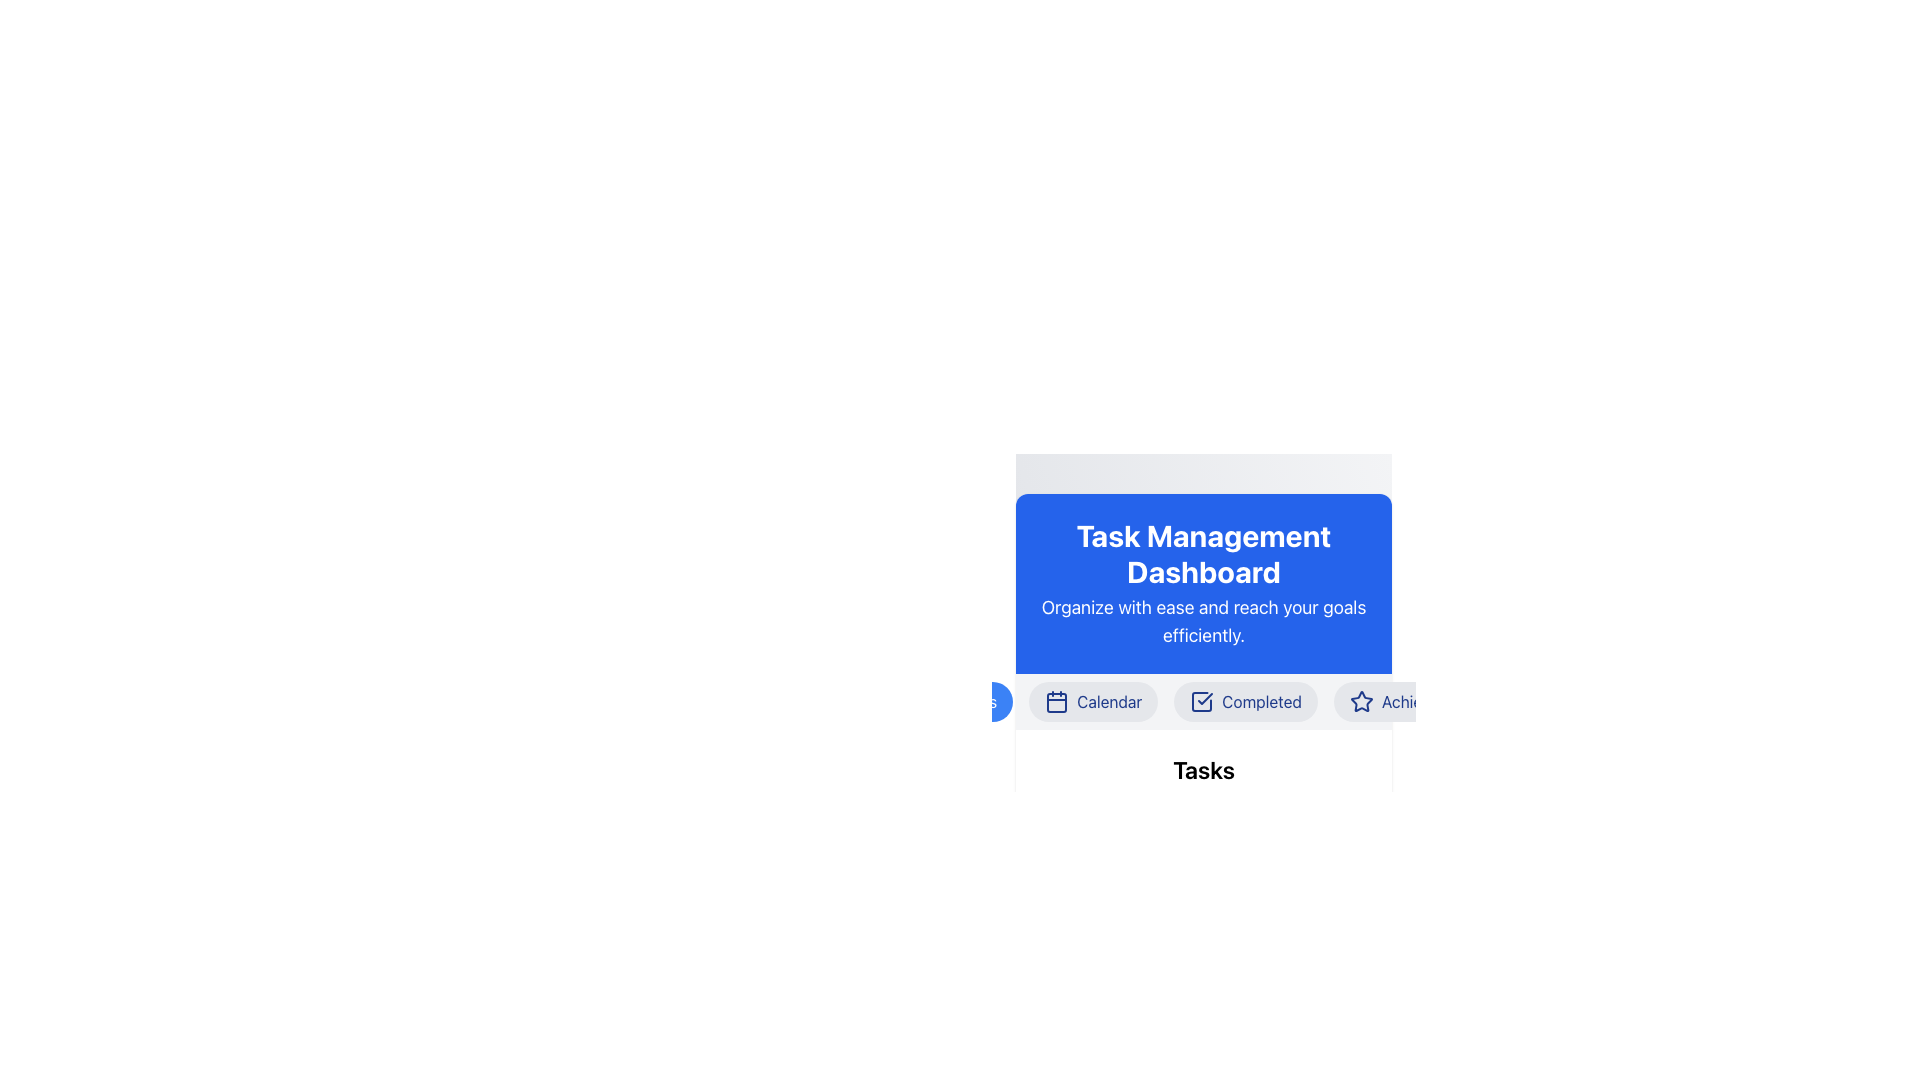 The image size is (1920, 1080). I want to click on the 'Completed' button, which is styled with a rounded rectangle, has a gray background with blue text, and includes a checkmark icon on the left, so click(1245, 701).